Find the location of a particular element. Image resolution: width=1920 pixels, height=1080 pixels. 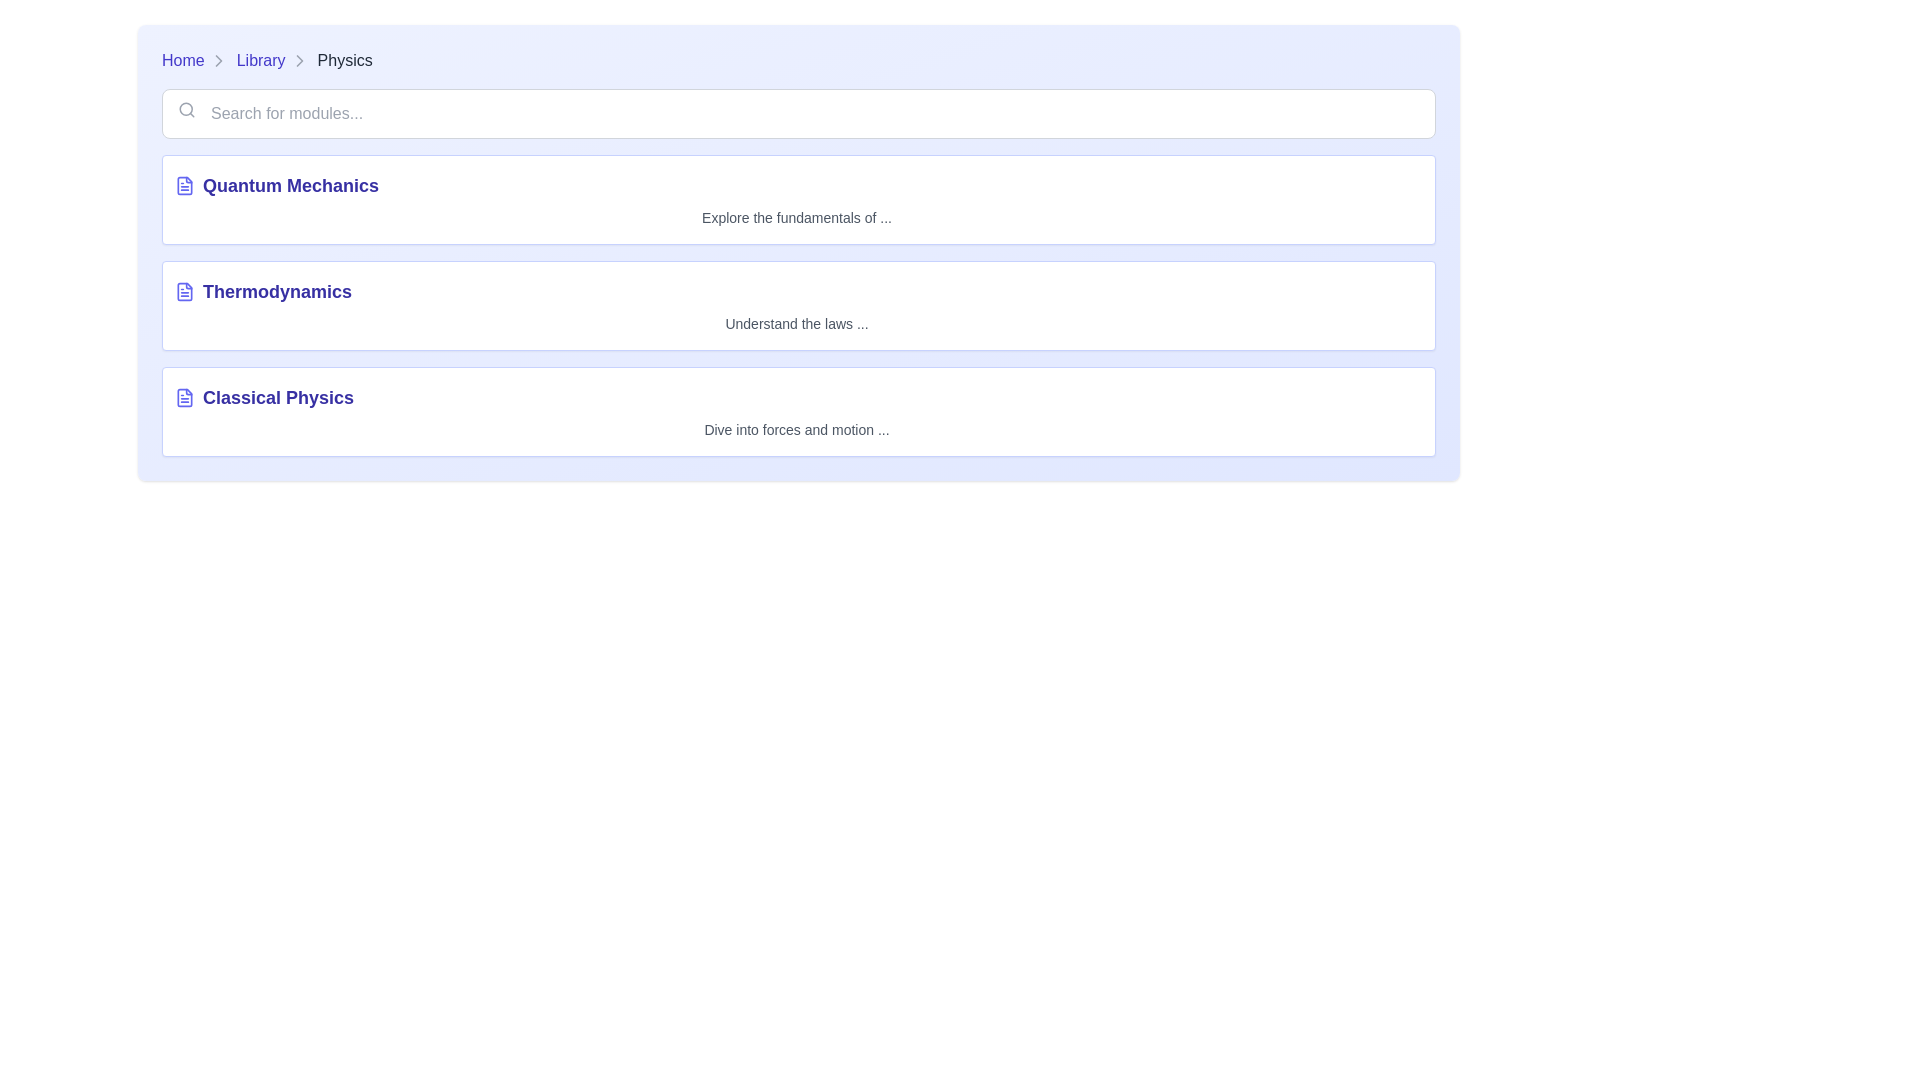

the breadcrumb navigation icon located between the 'Library' and 'Physics' text, which serves as a visual indicator of hierarchy is located at coordinates (298, 60).